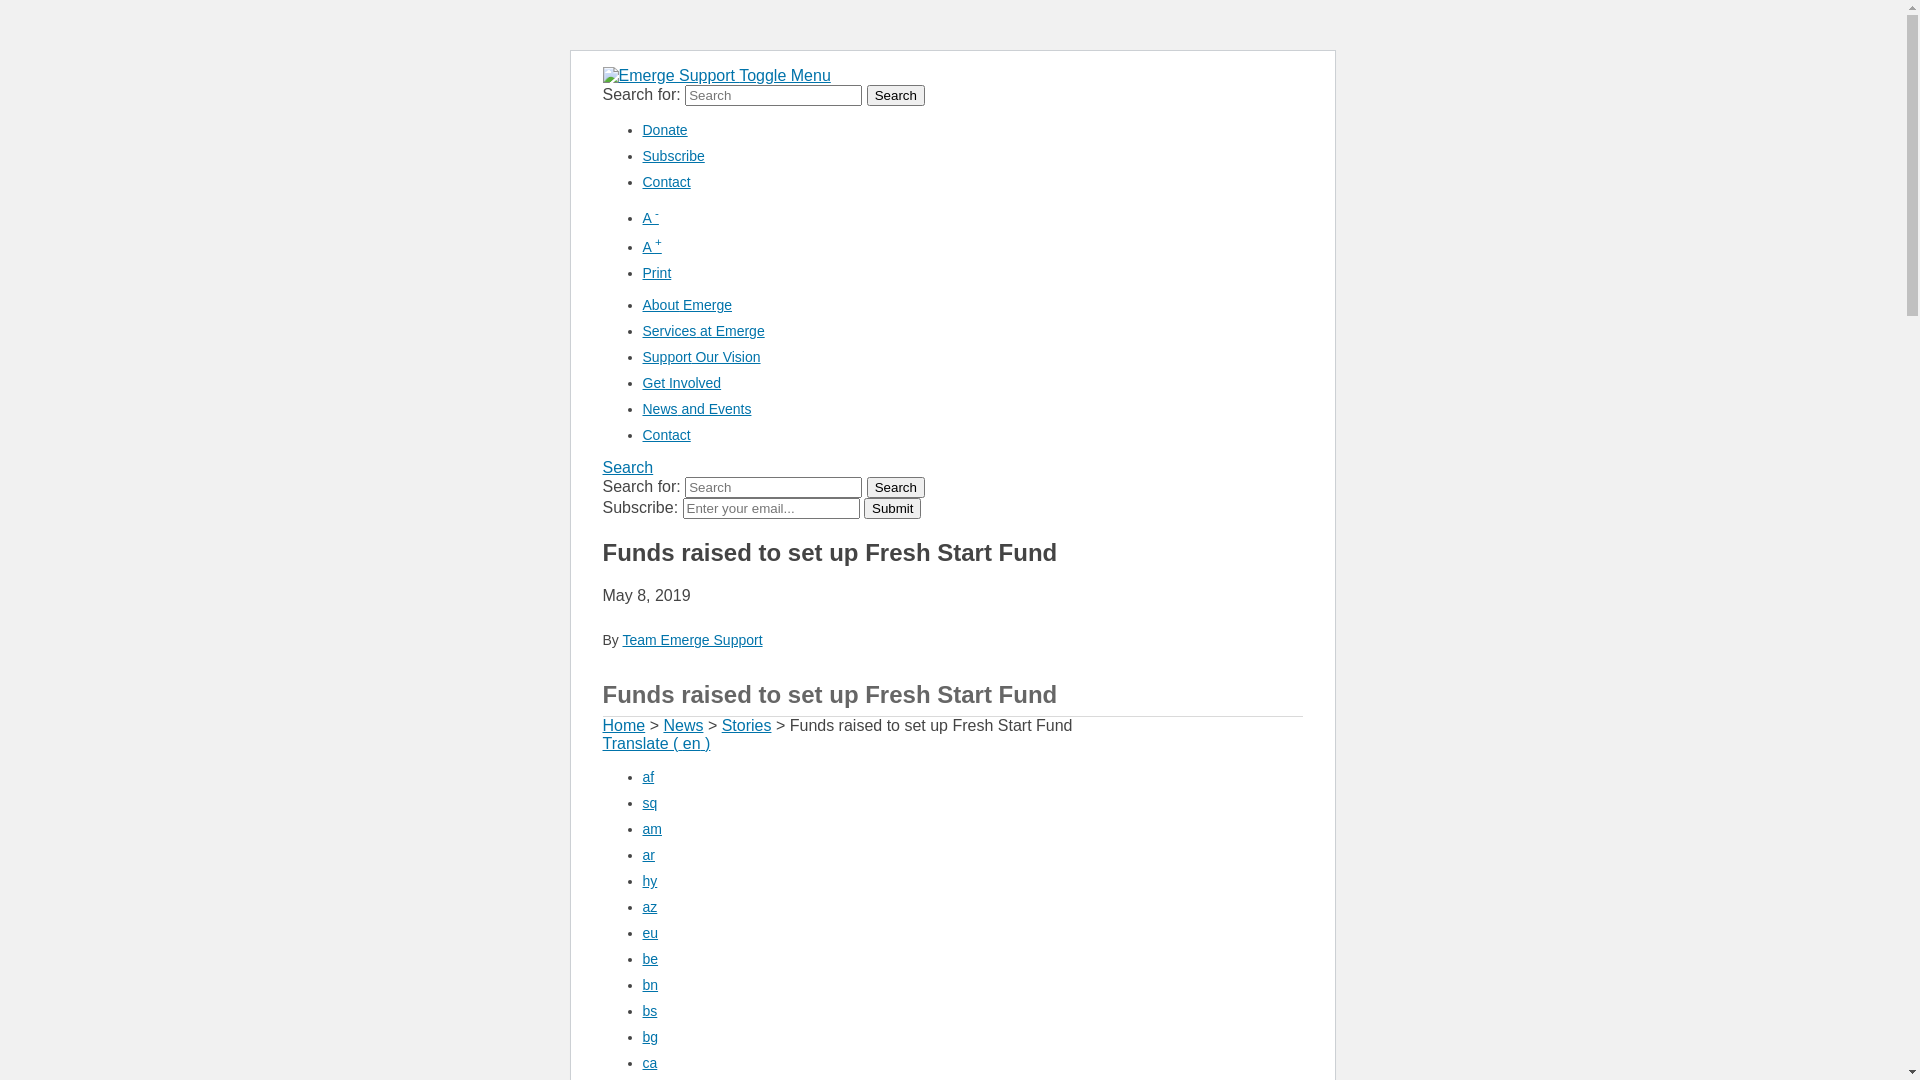 The image size is (1920, 1080). I want to click on 'ca', so click(649, 1062).